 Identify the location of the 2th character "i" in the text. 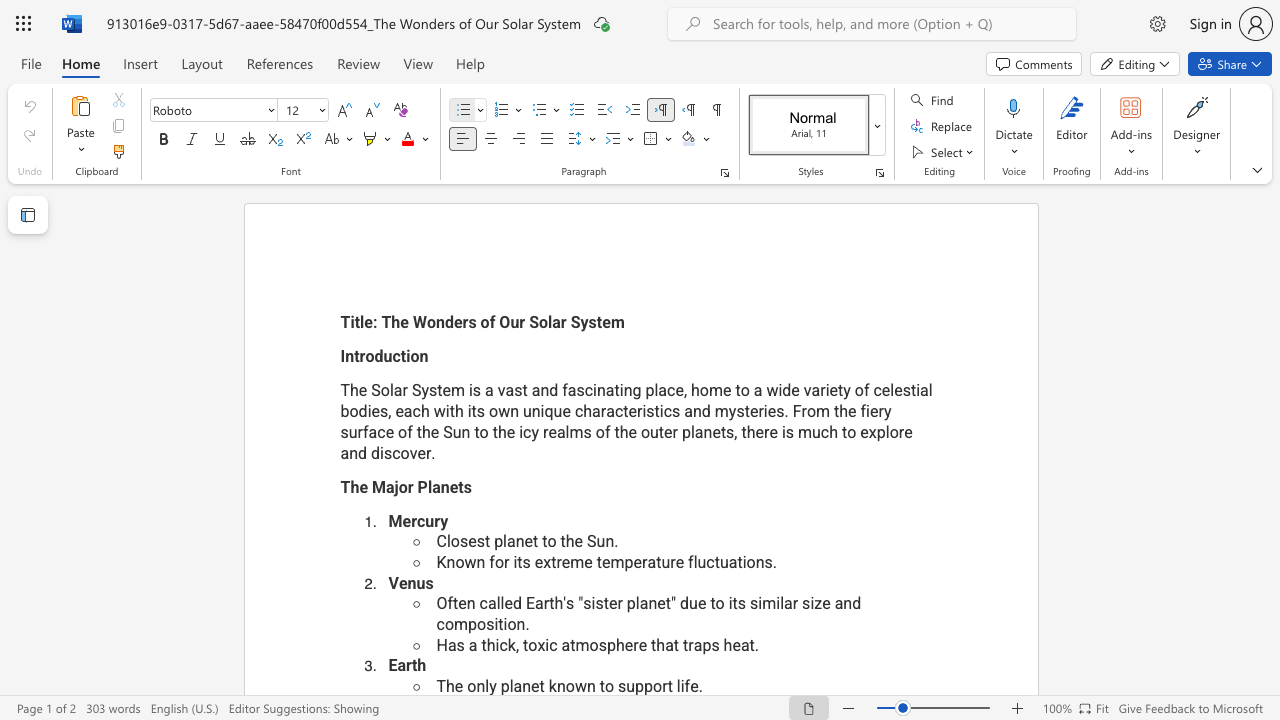
(729, 602).